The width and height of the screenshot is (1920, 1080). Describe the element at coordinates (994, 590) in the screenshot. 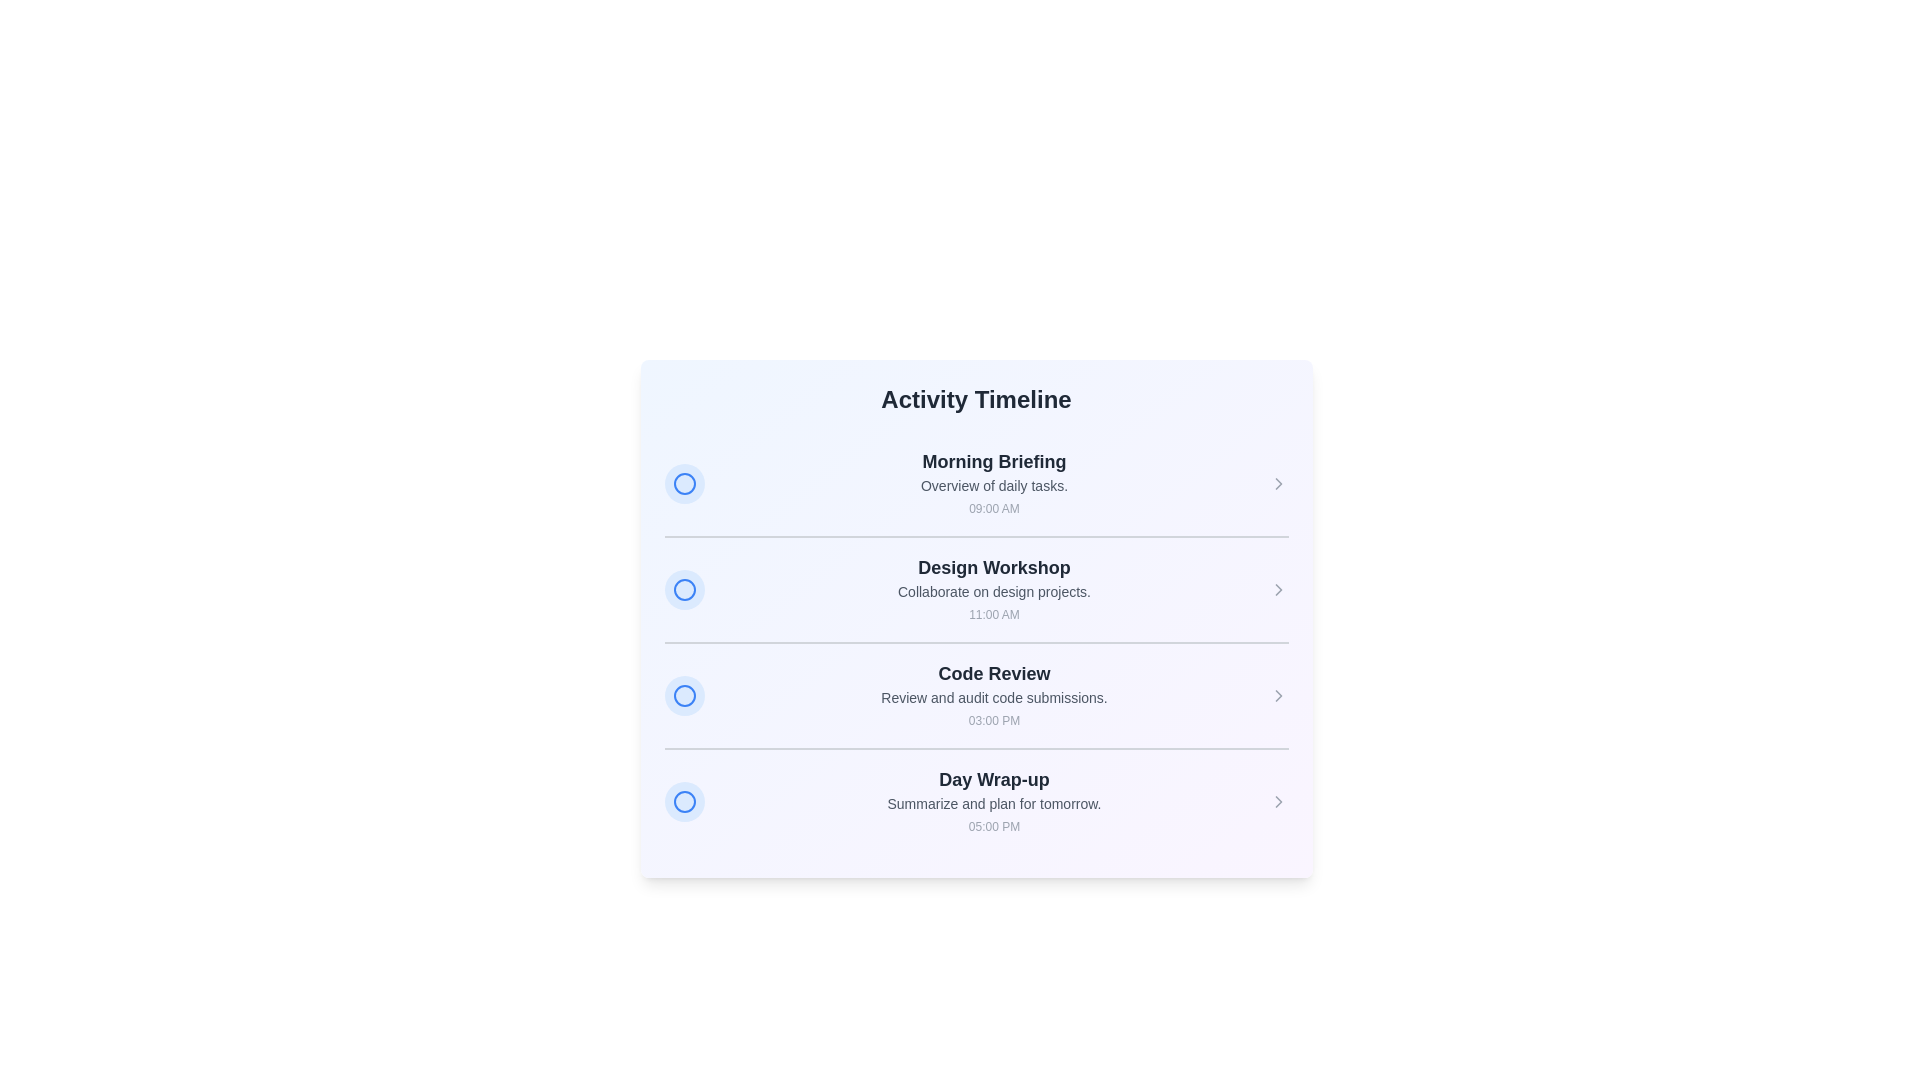

I see `the static text element that provides a brief description of the Design Workshop event, positioned below the title and above the time` at that location.